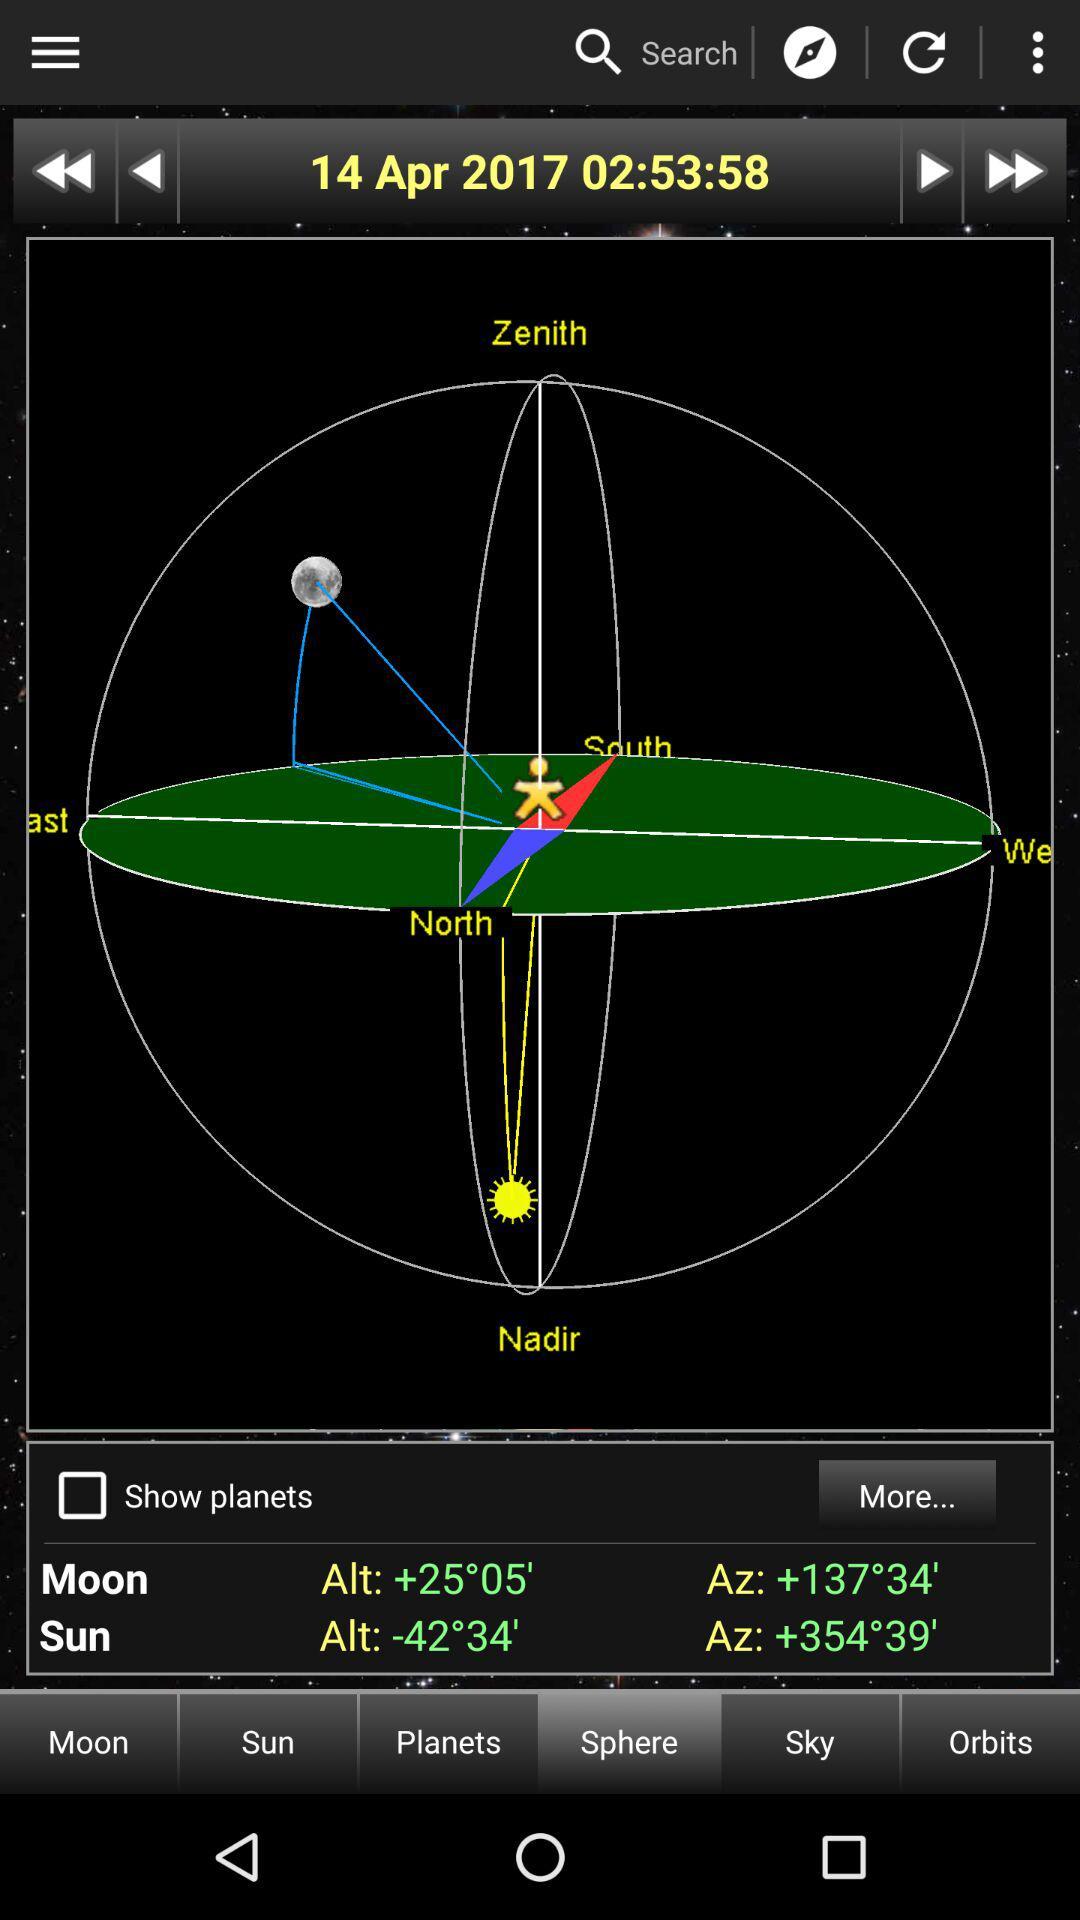  I want to click on the search item, so click(688, 52).